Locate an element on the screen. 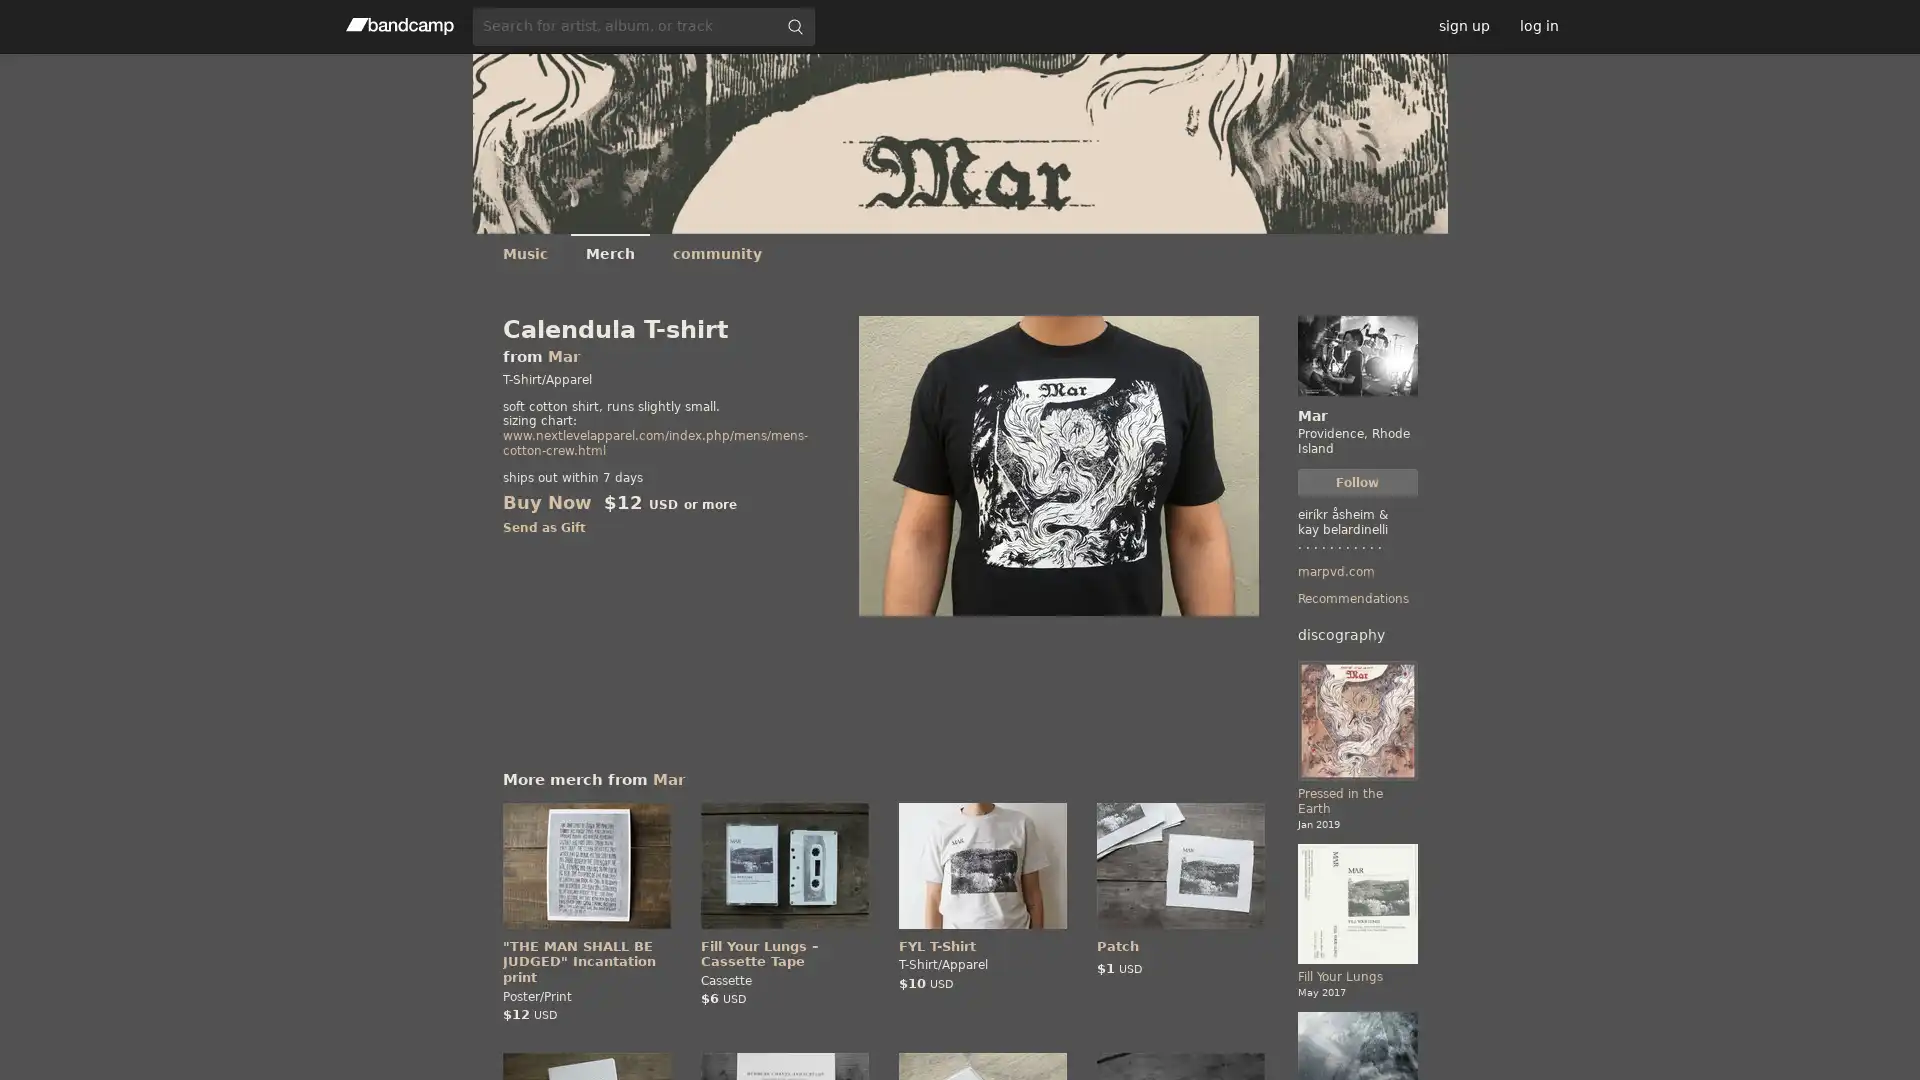 This screenshot has height=1080, width=1920. Buy Now is located at coordinates (546, 501).